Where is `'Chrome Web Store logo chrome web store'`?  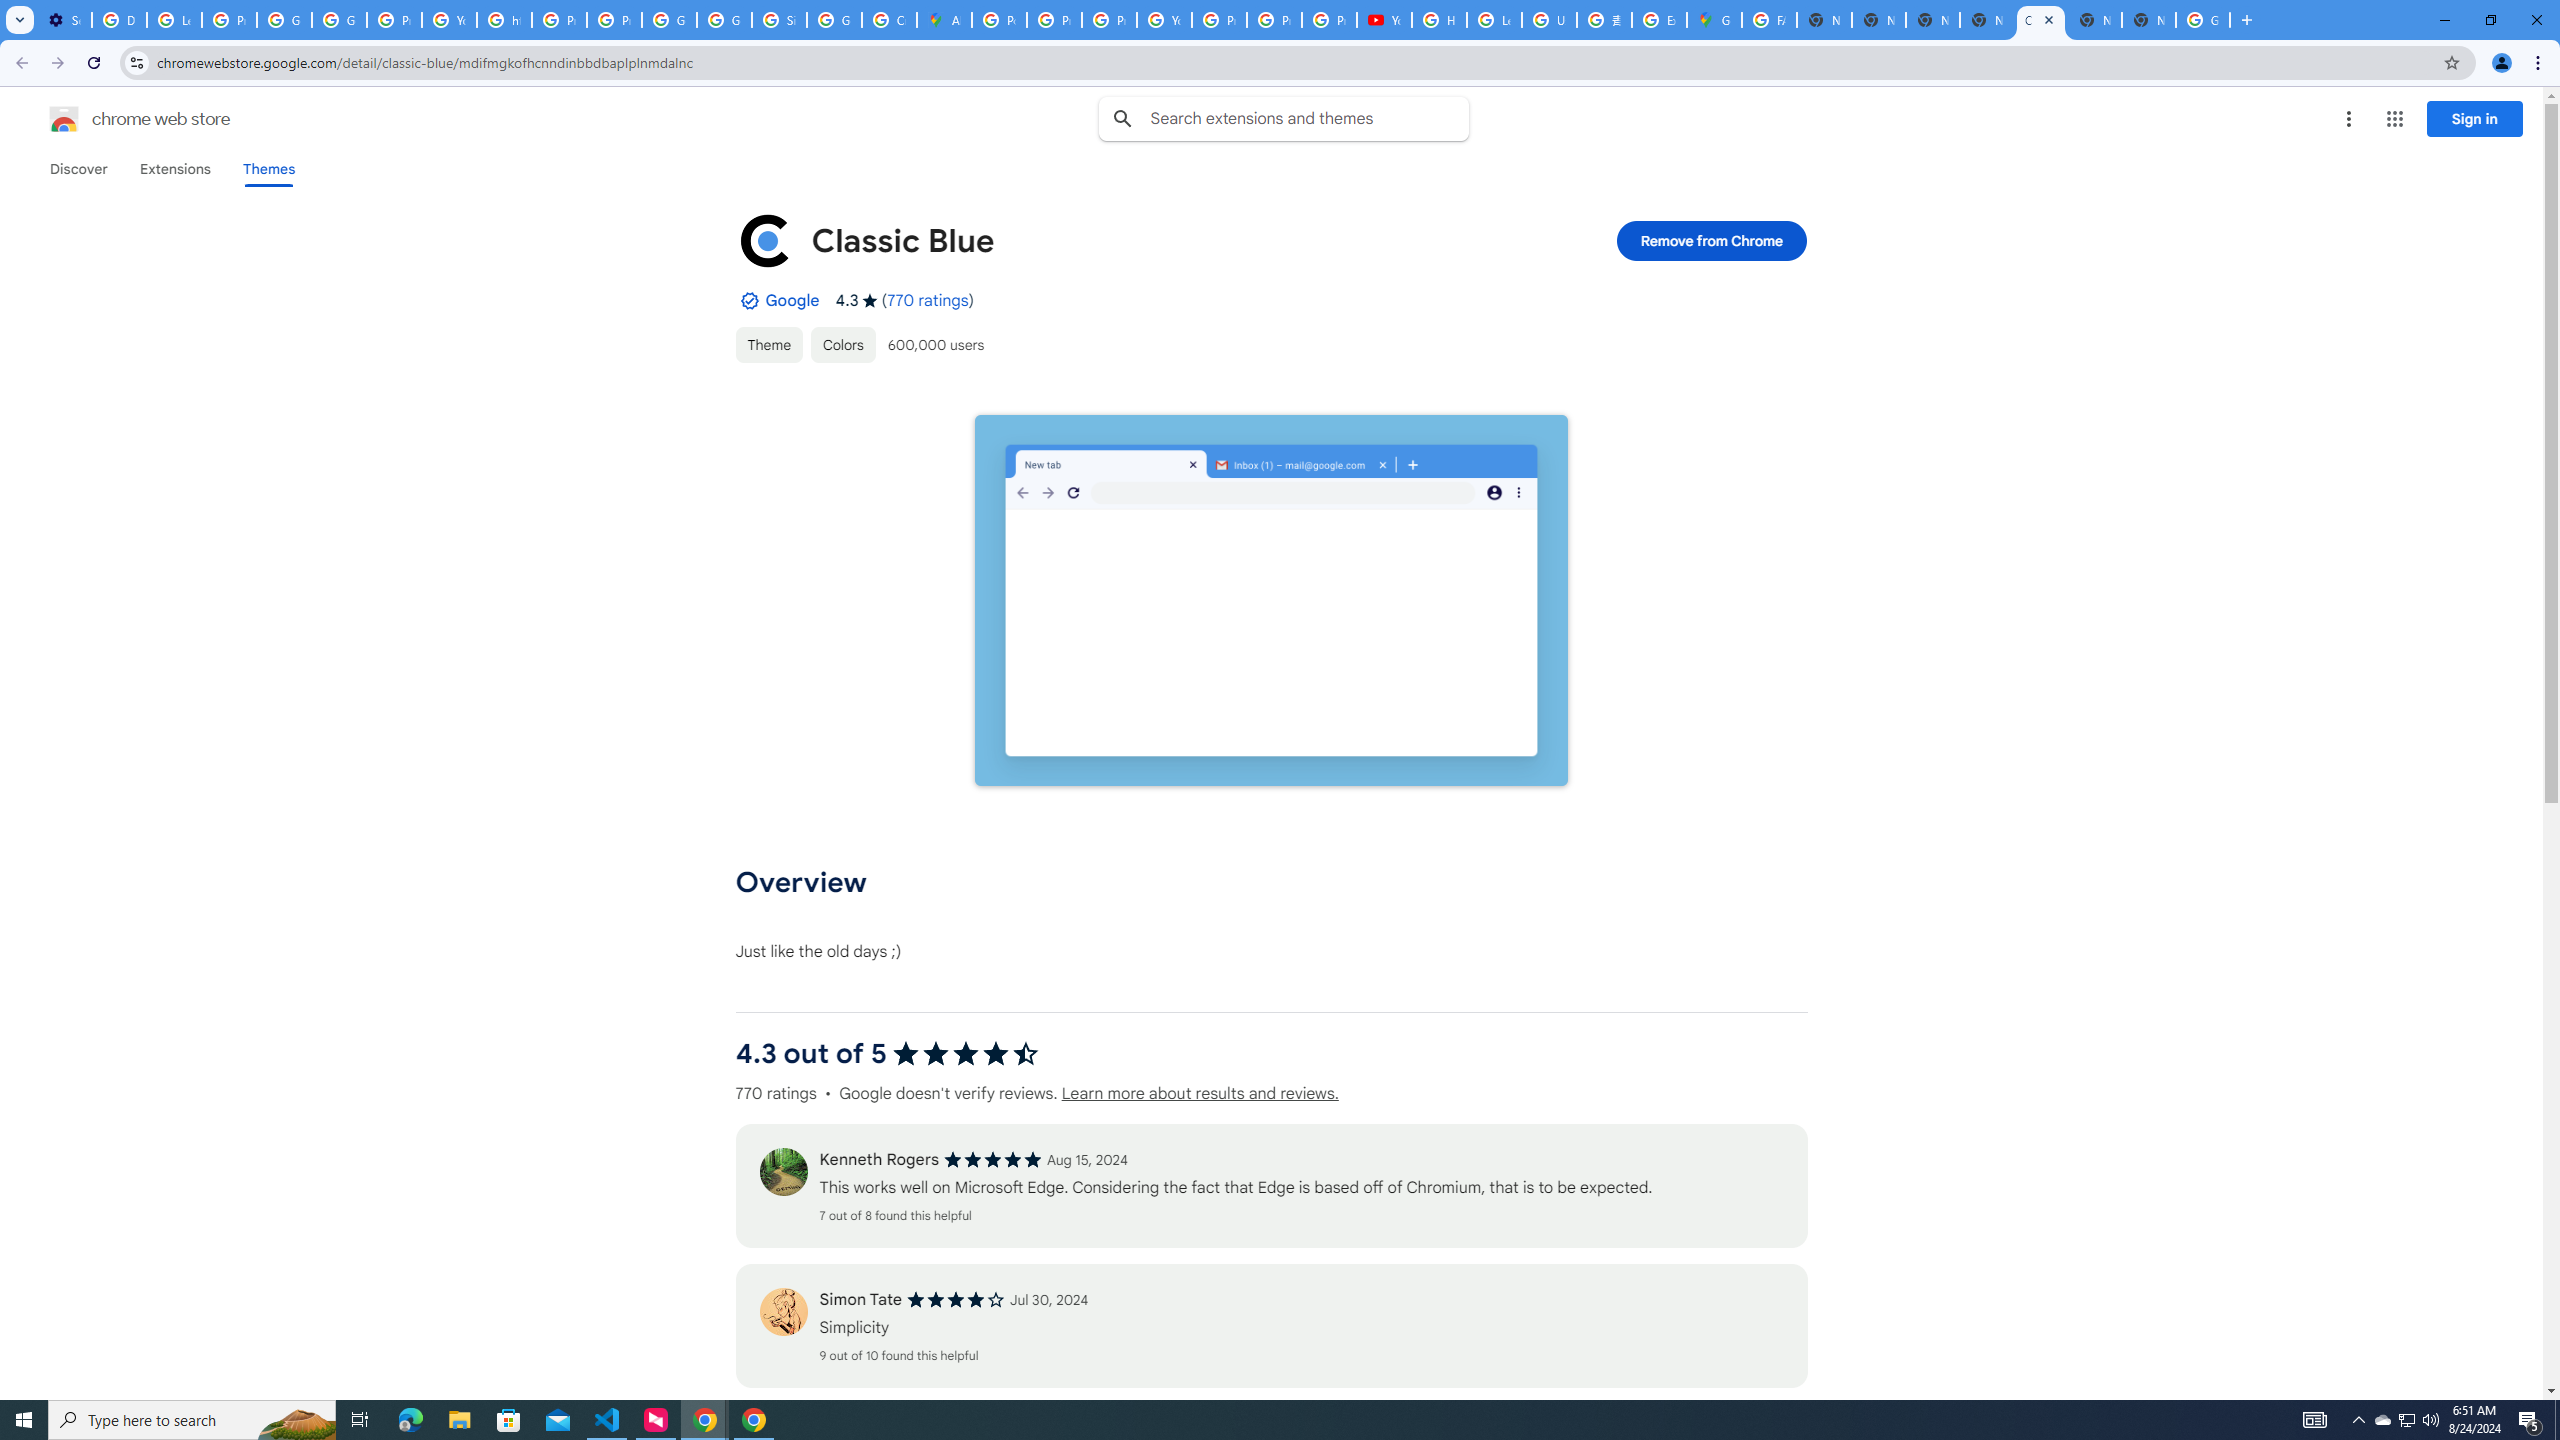 'Chrome Web Store logo chrome web store' is located at coordinates (118, 118).